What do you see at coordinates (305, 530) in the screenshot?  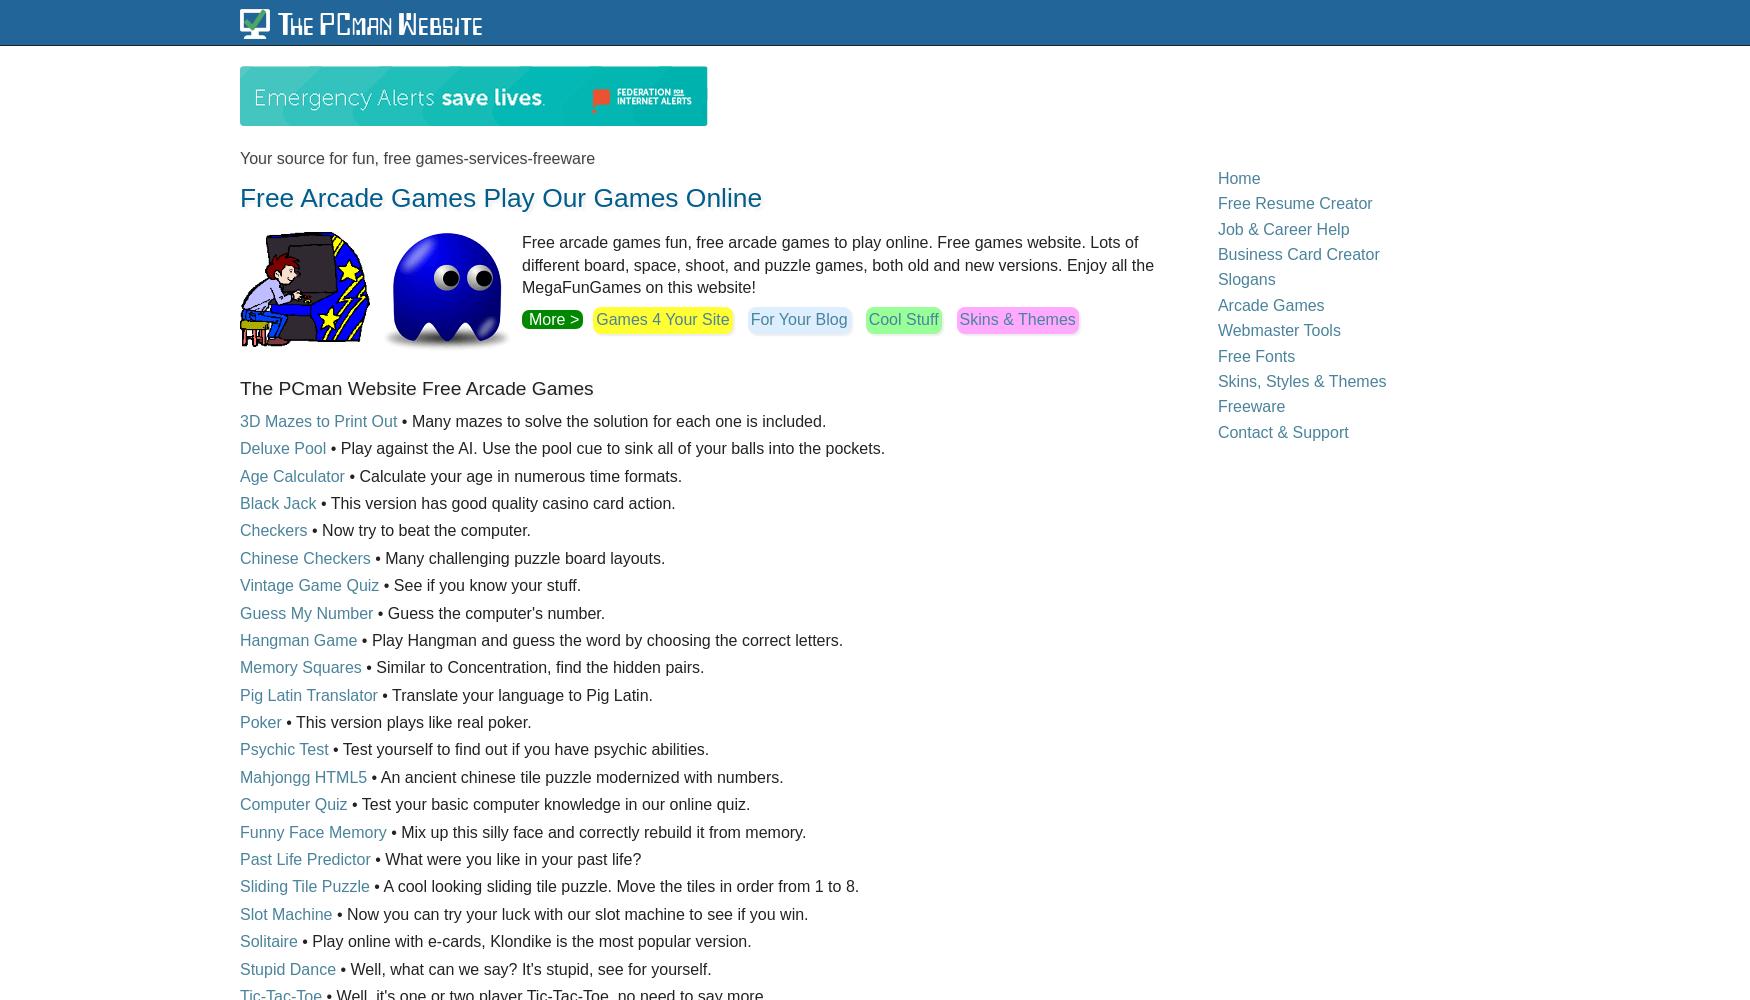 I see `'• Now try to beat the computer.'` at bounding box center [305, 530].